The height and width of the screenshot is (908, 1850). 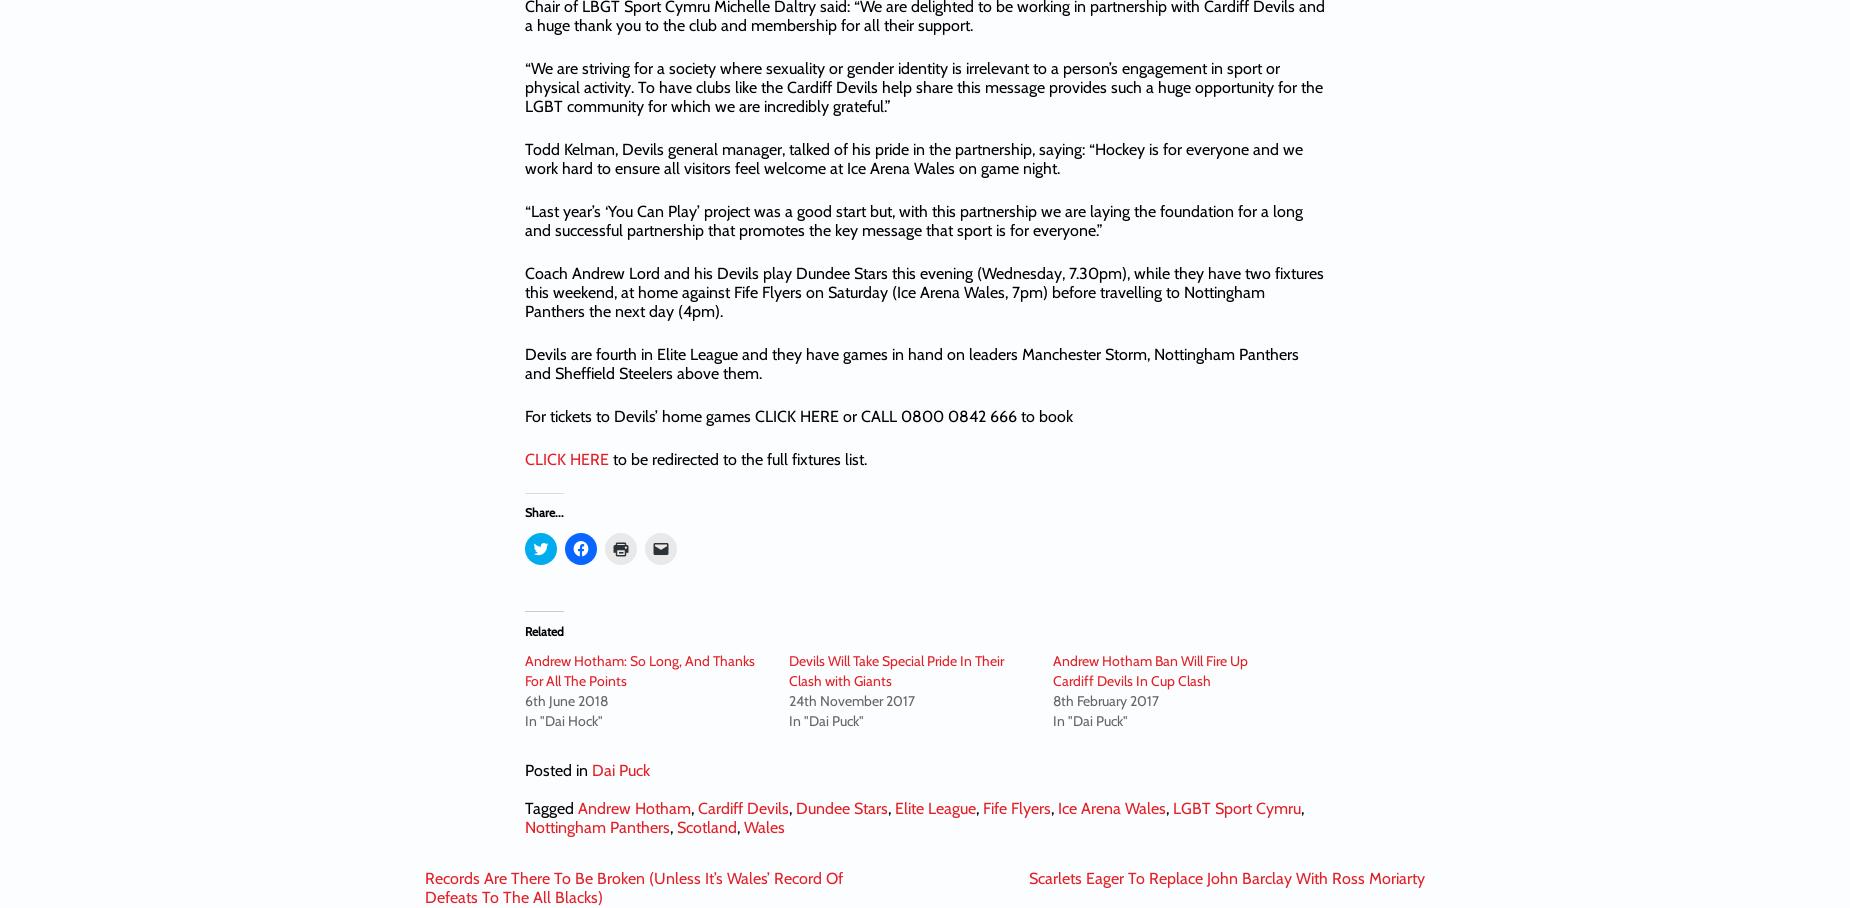 I want to click on 'Scotland', so click(x=676, y=826).